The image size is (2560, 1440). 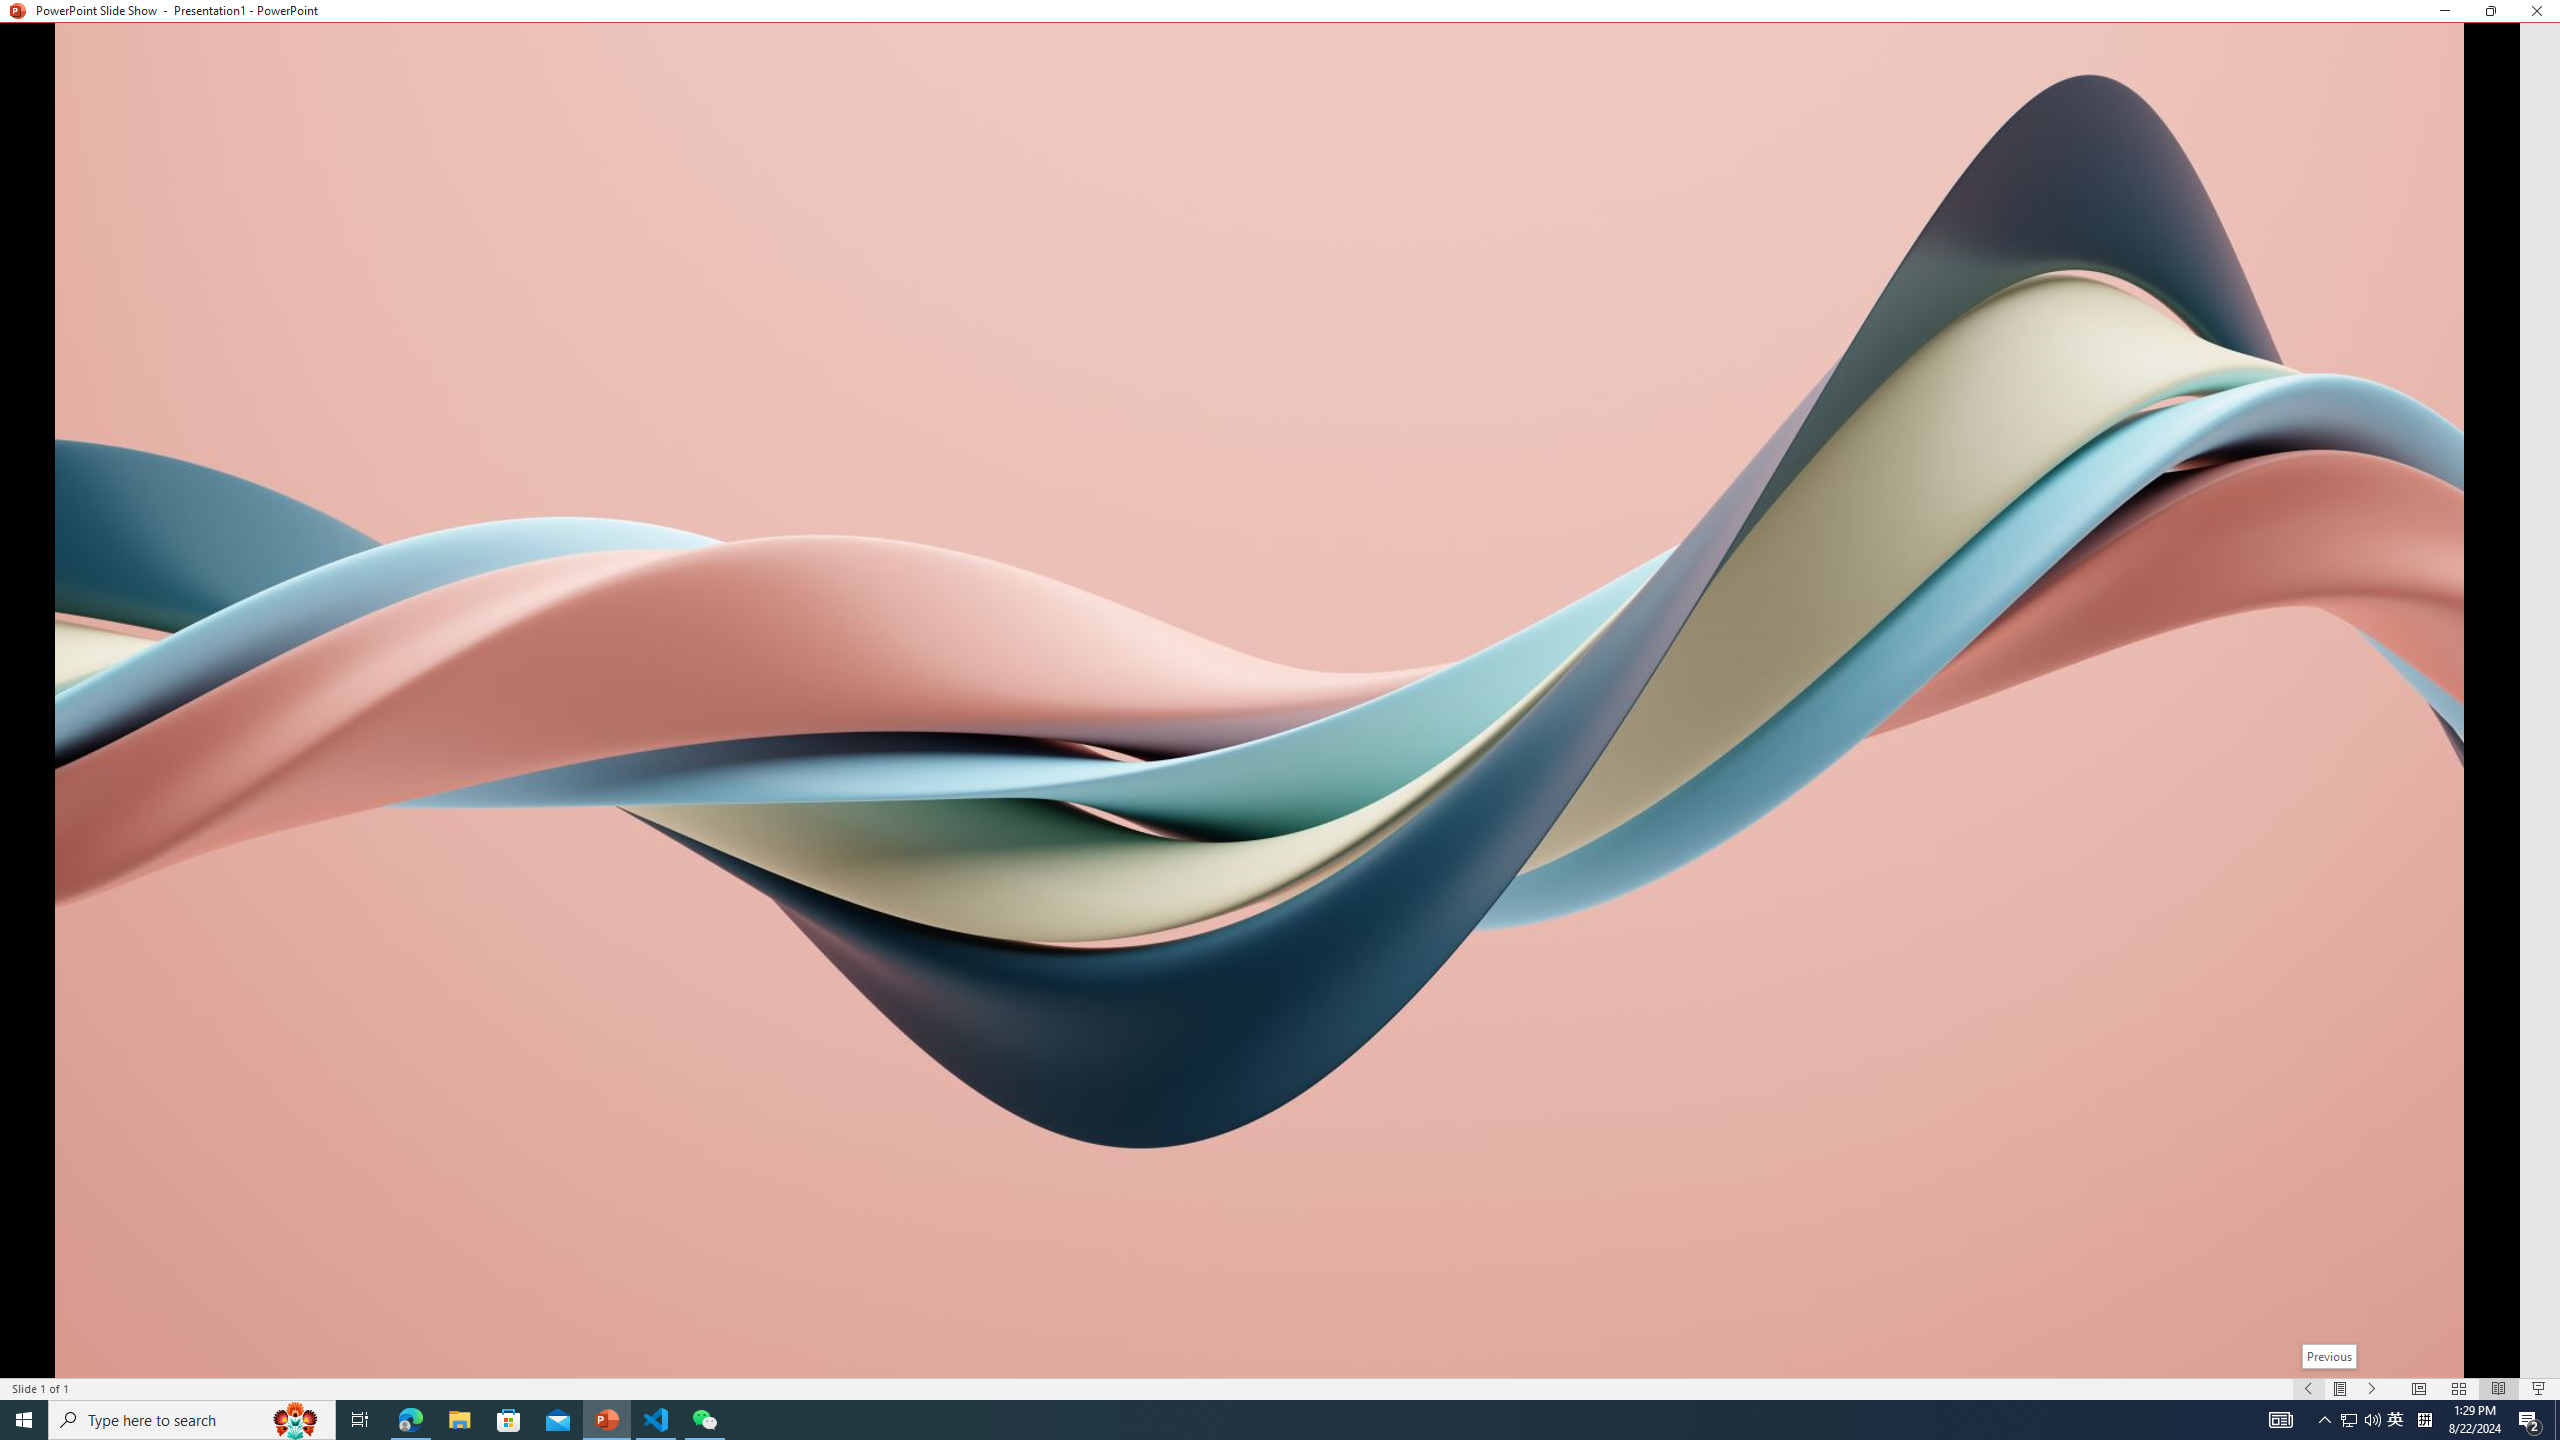 What do you see at coordinates (2372, 1389) in the screenshot?
I see `'Slide Show Next On'` at bounding box center [2372, 1389].